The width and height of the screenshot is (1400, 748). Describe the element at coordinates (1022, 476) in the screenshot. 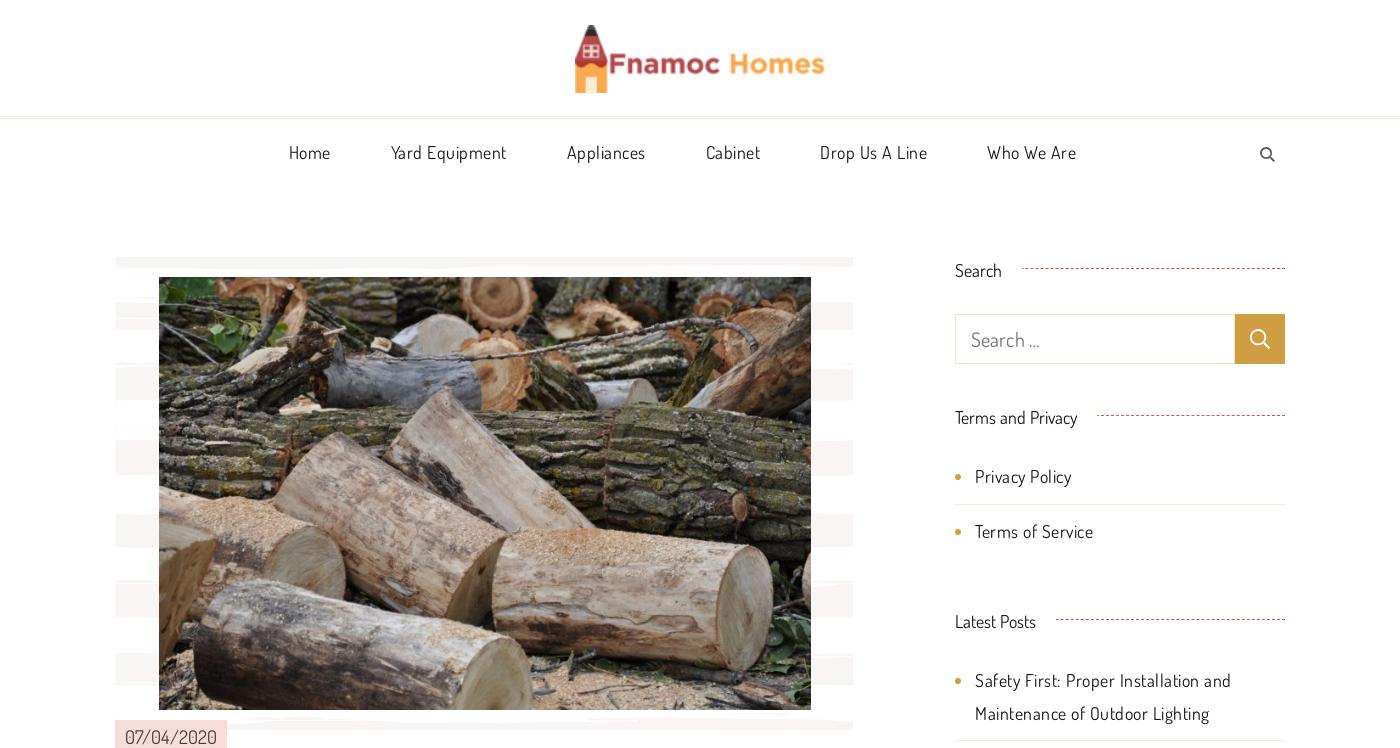

I see `'Privacy Policy'` at that location.